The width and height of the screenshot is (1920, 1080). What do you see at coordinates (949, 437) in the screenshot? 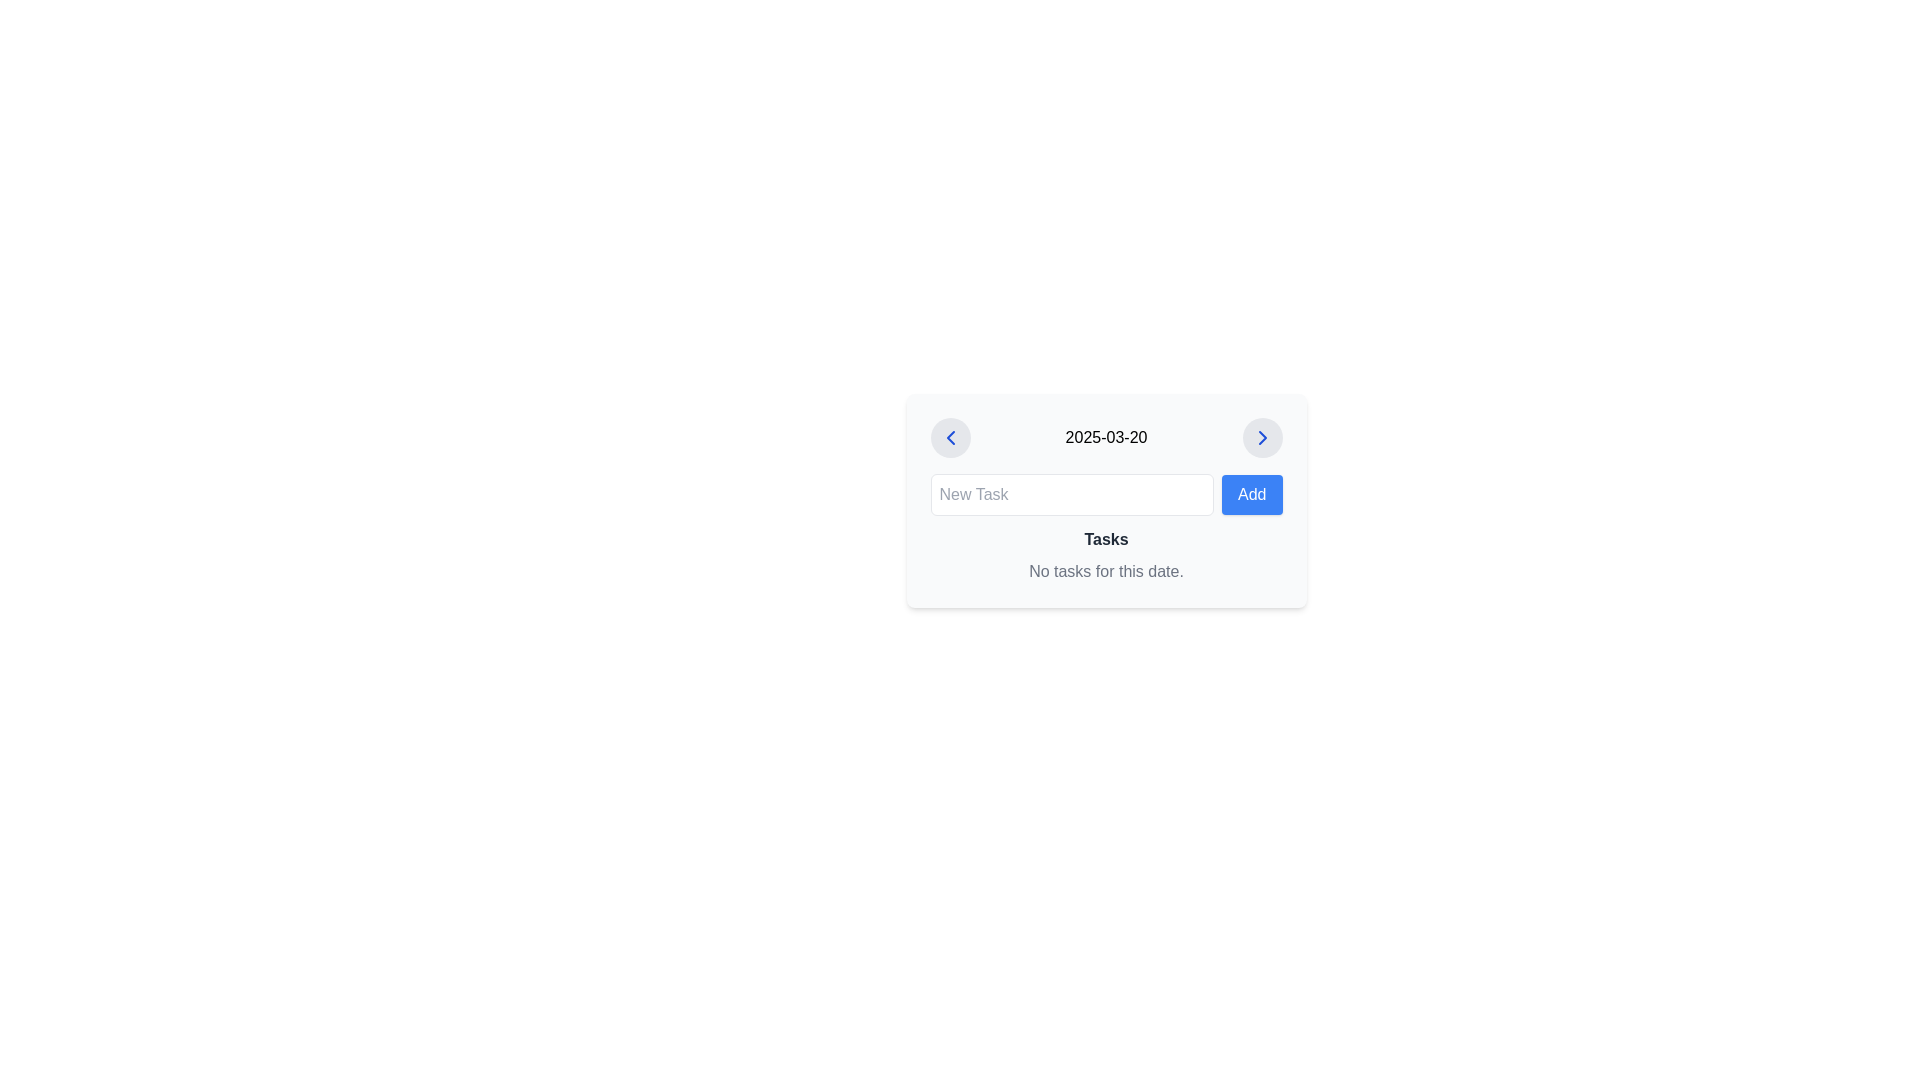
I see `the left-pointing blue chevron icon within the circular button located to the left of the date text '2025-03-20' for visual feedback` at bounding box center [949, 437].